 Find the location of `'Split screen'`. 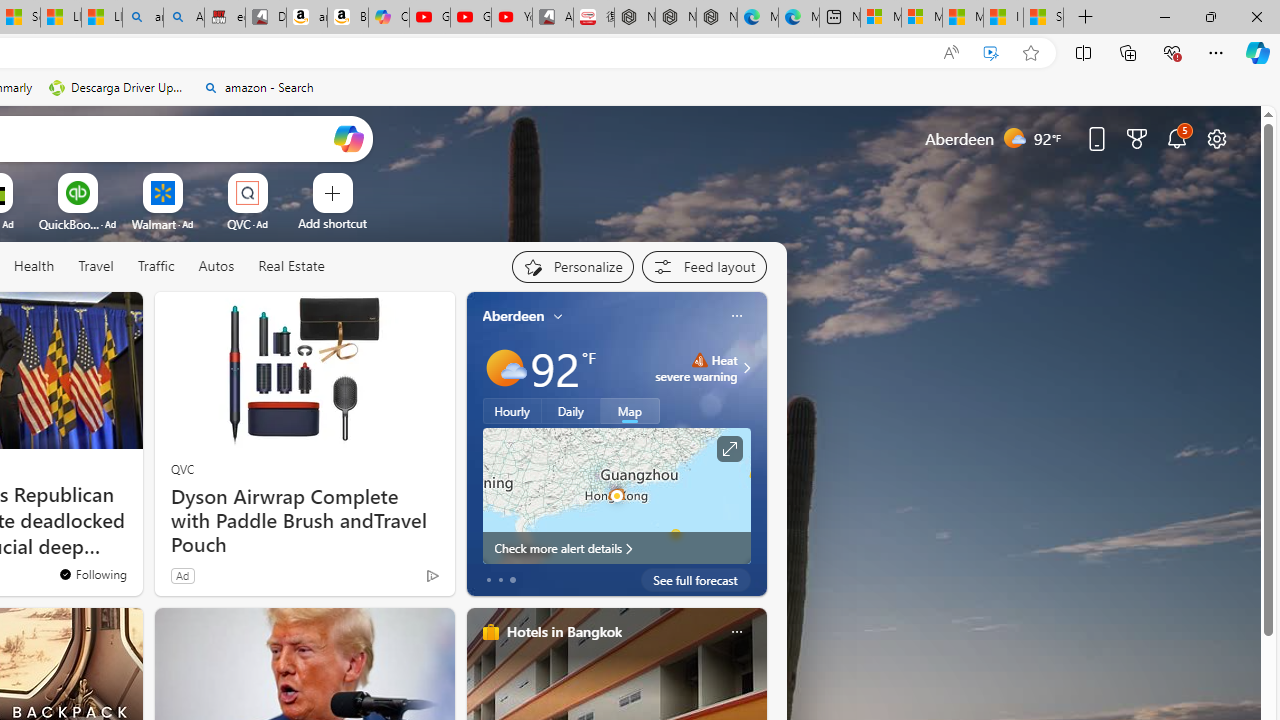

'Split screen' is located at coordinates (1082, 51).